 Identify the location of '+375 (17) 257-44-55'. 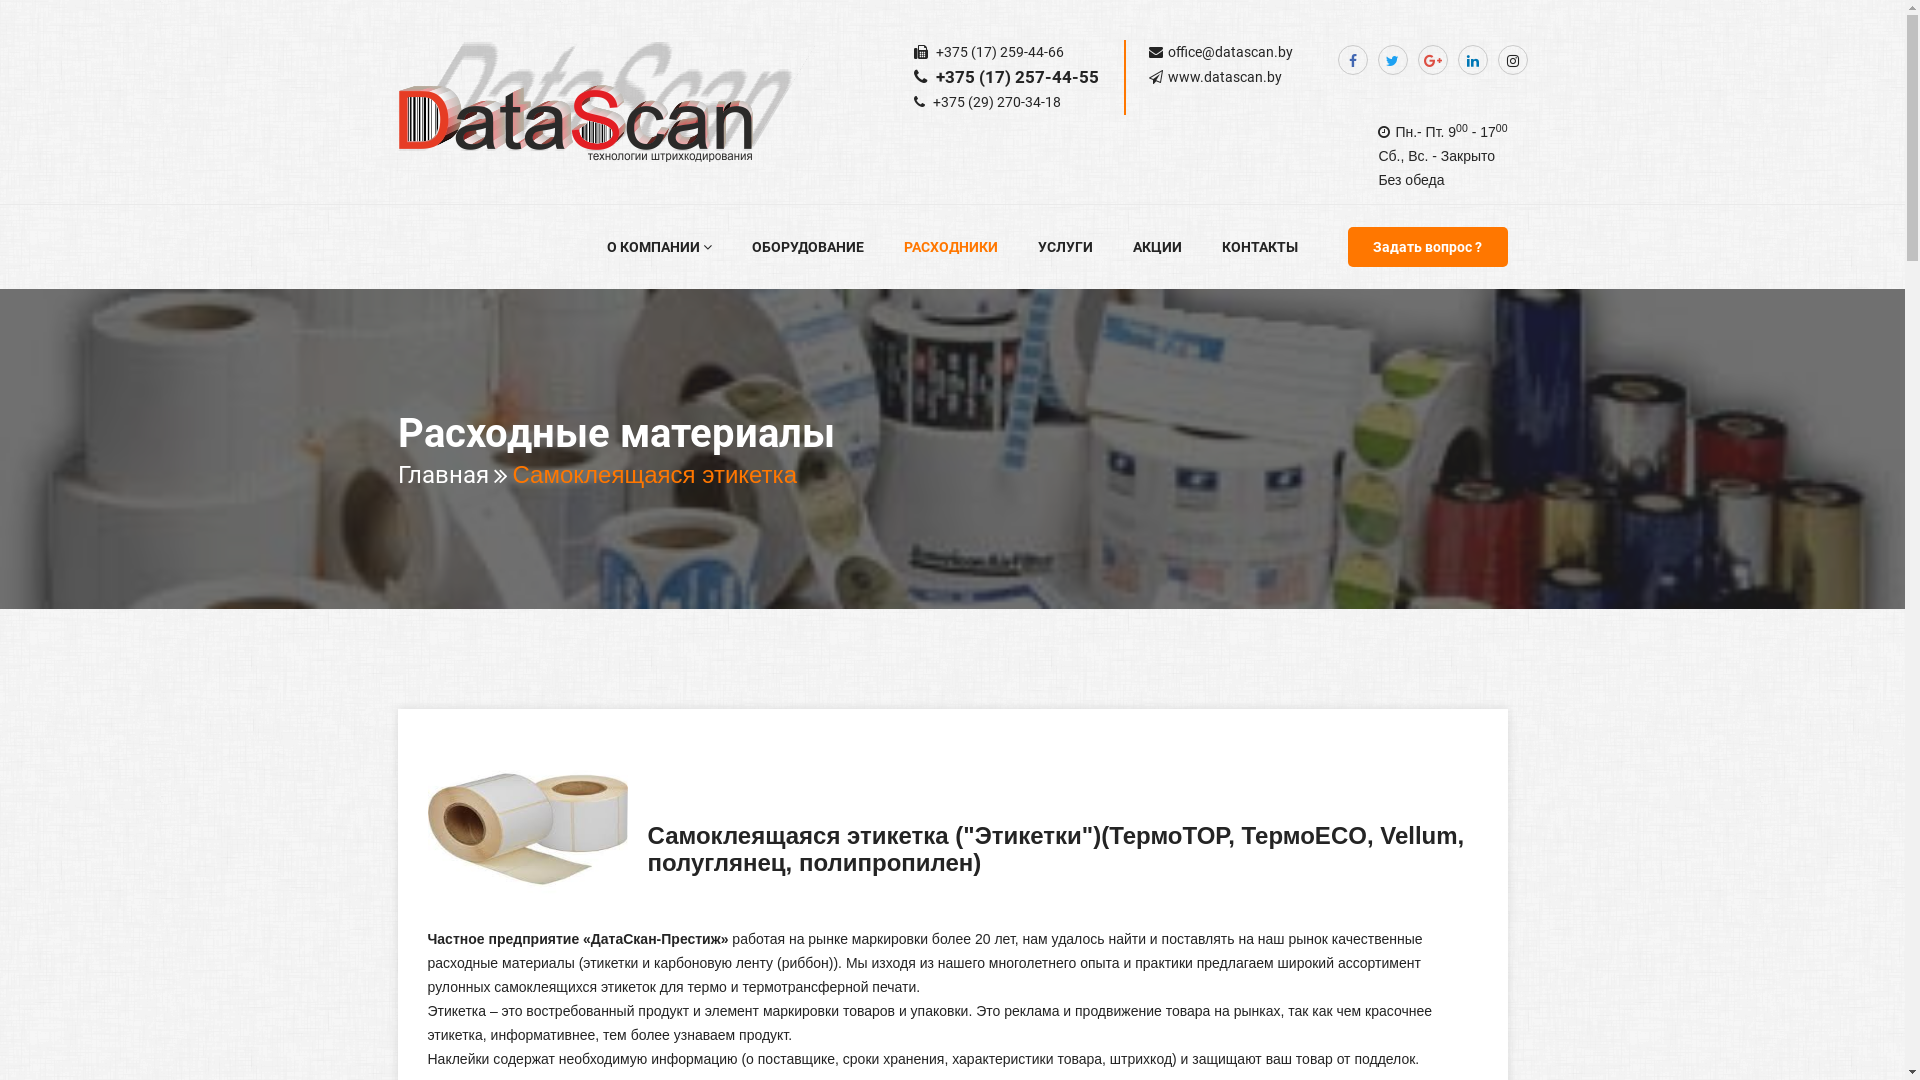
(1015, 76).